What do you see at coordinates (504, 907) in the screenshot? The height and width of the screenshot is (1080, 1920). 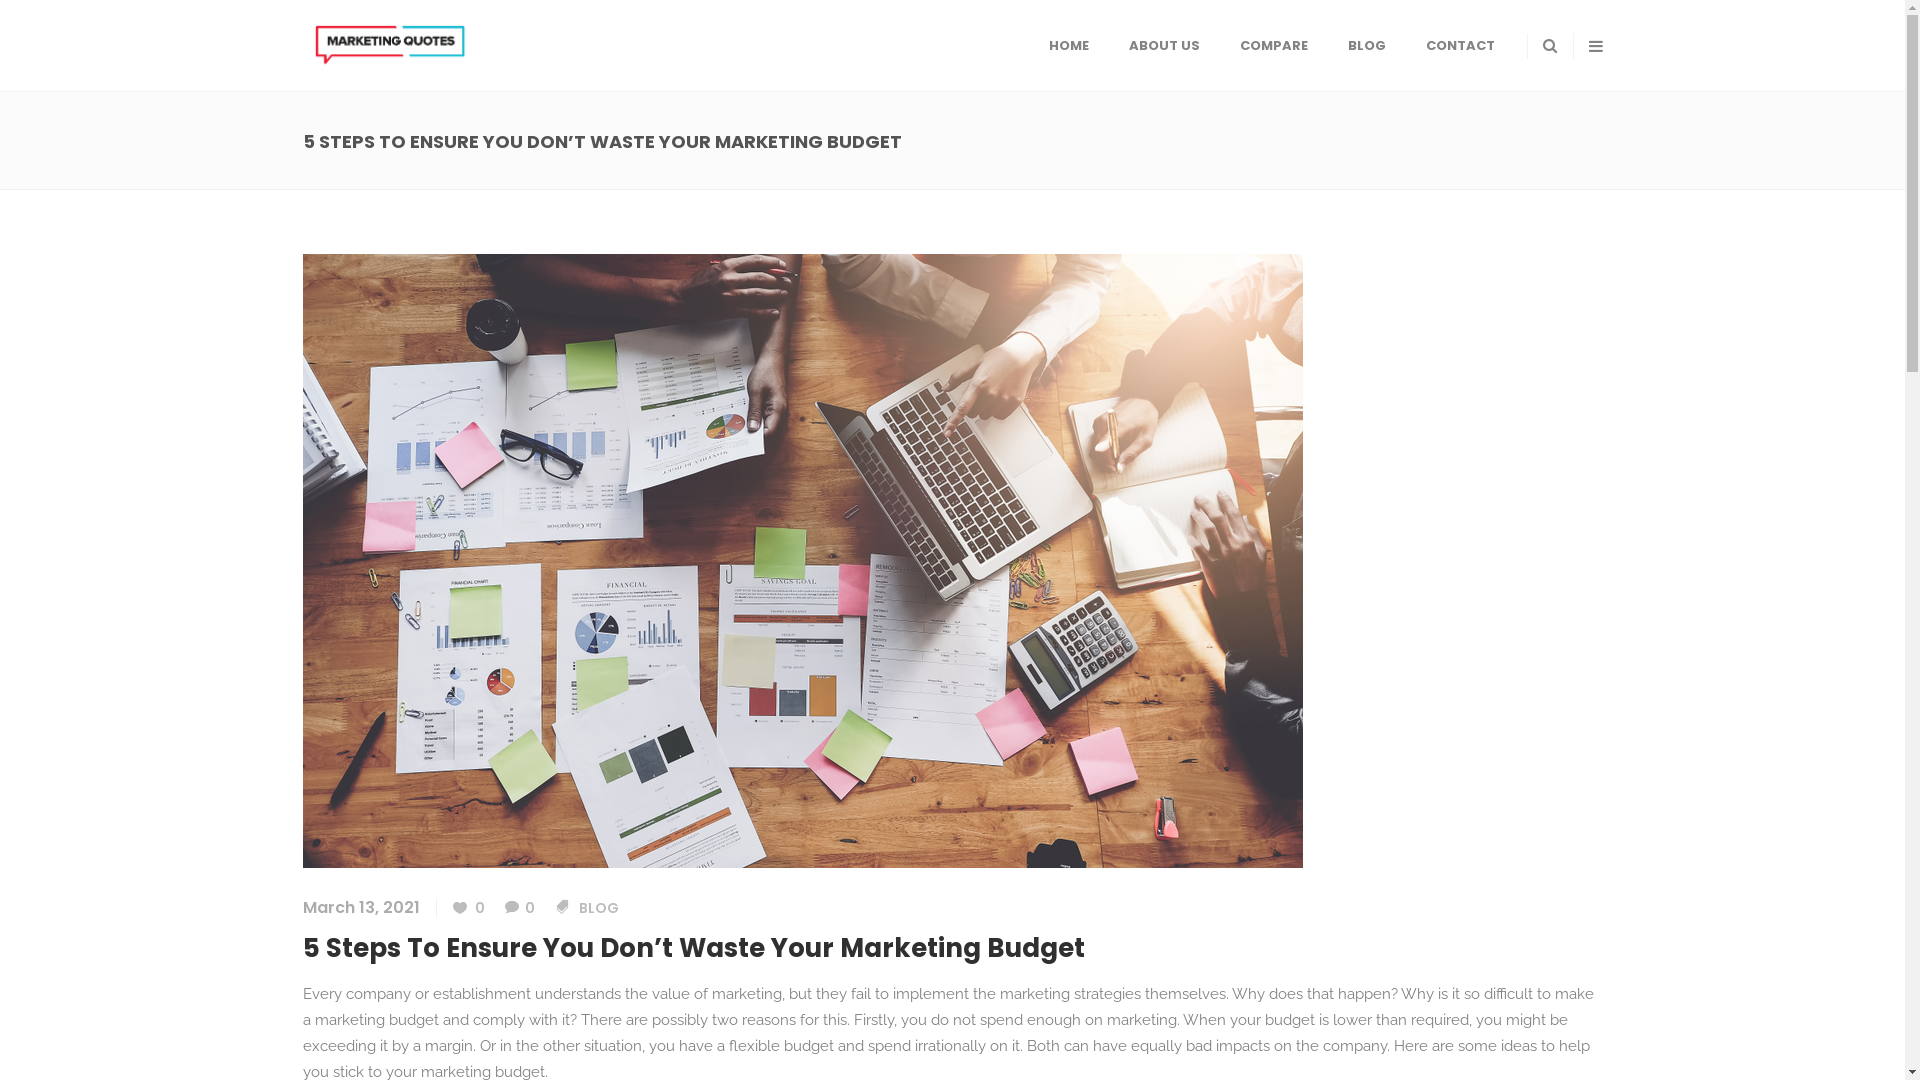 I see `'0'` at bounding box center [504, 907].